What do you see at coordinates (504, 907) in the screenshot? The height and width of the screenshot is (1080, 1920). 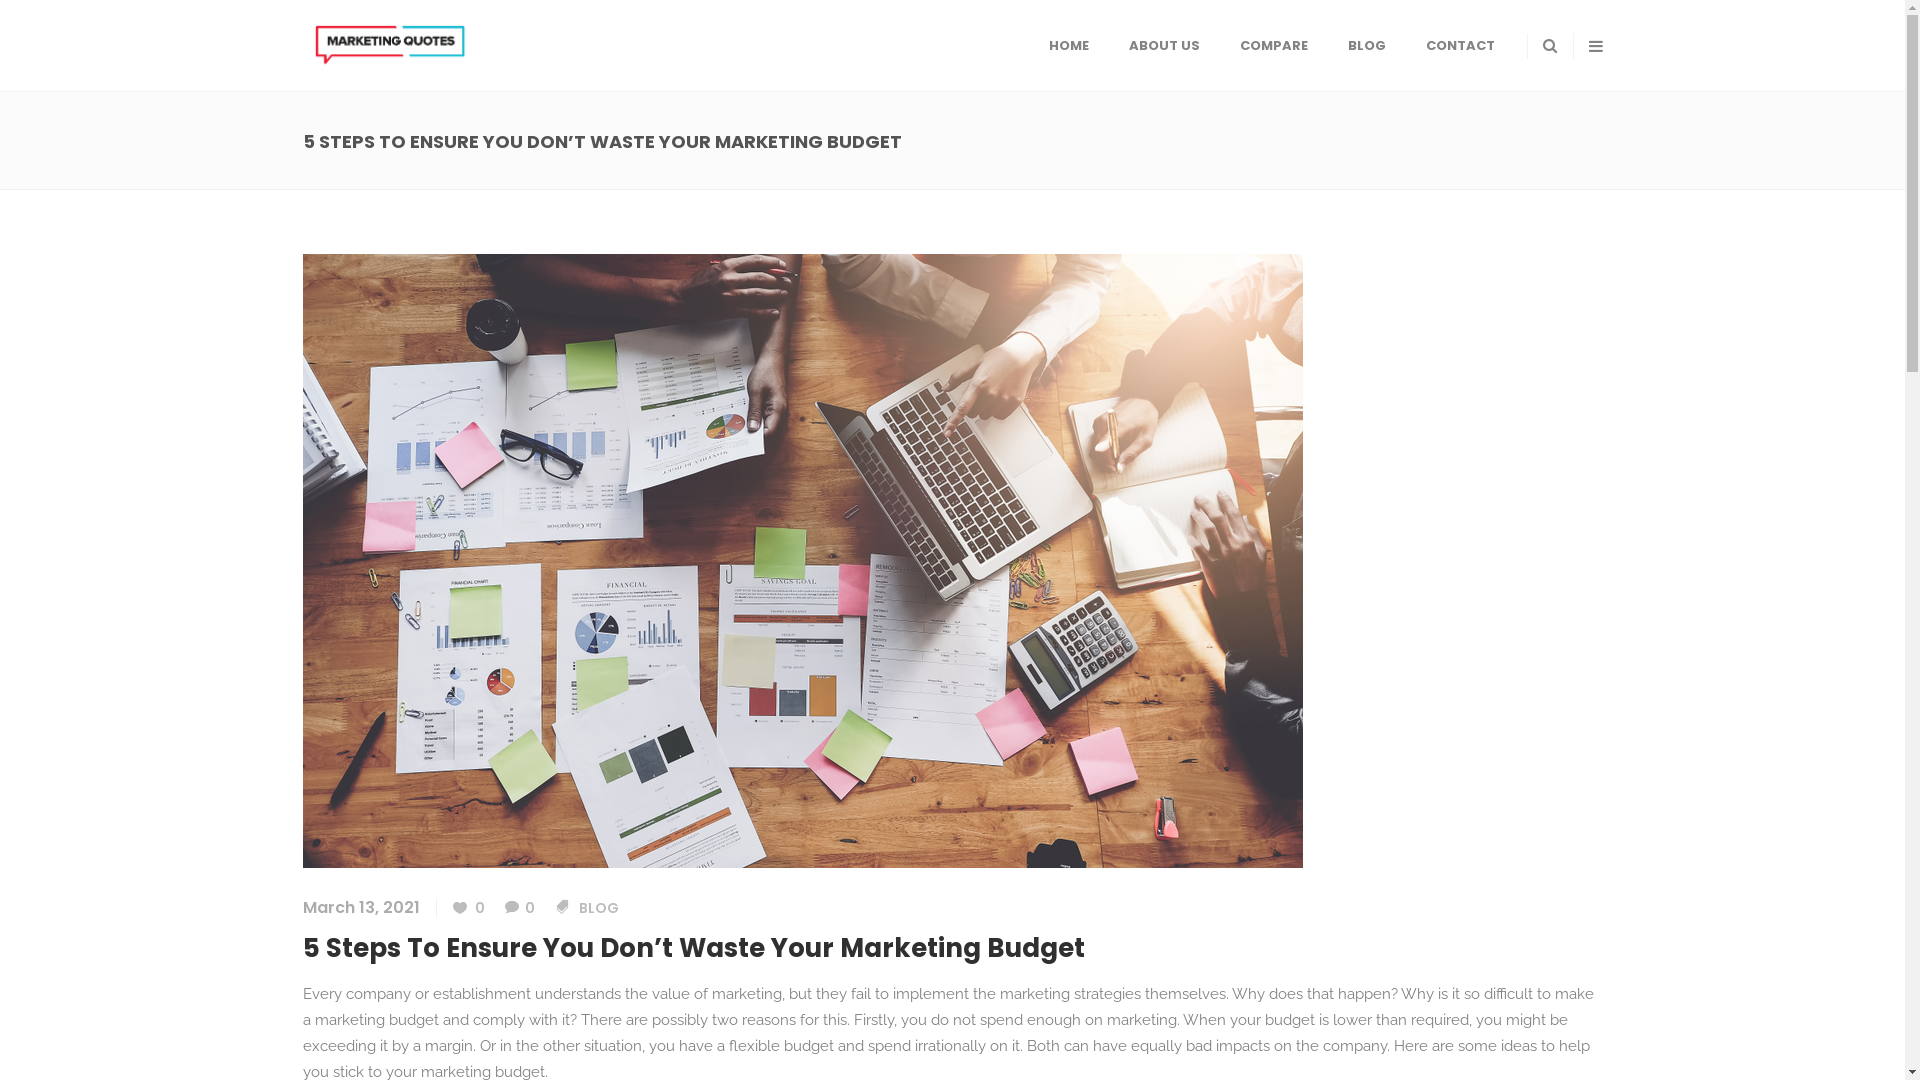 I see `'0'` at bounding box center [504, 907].